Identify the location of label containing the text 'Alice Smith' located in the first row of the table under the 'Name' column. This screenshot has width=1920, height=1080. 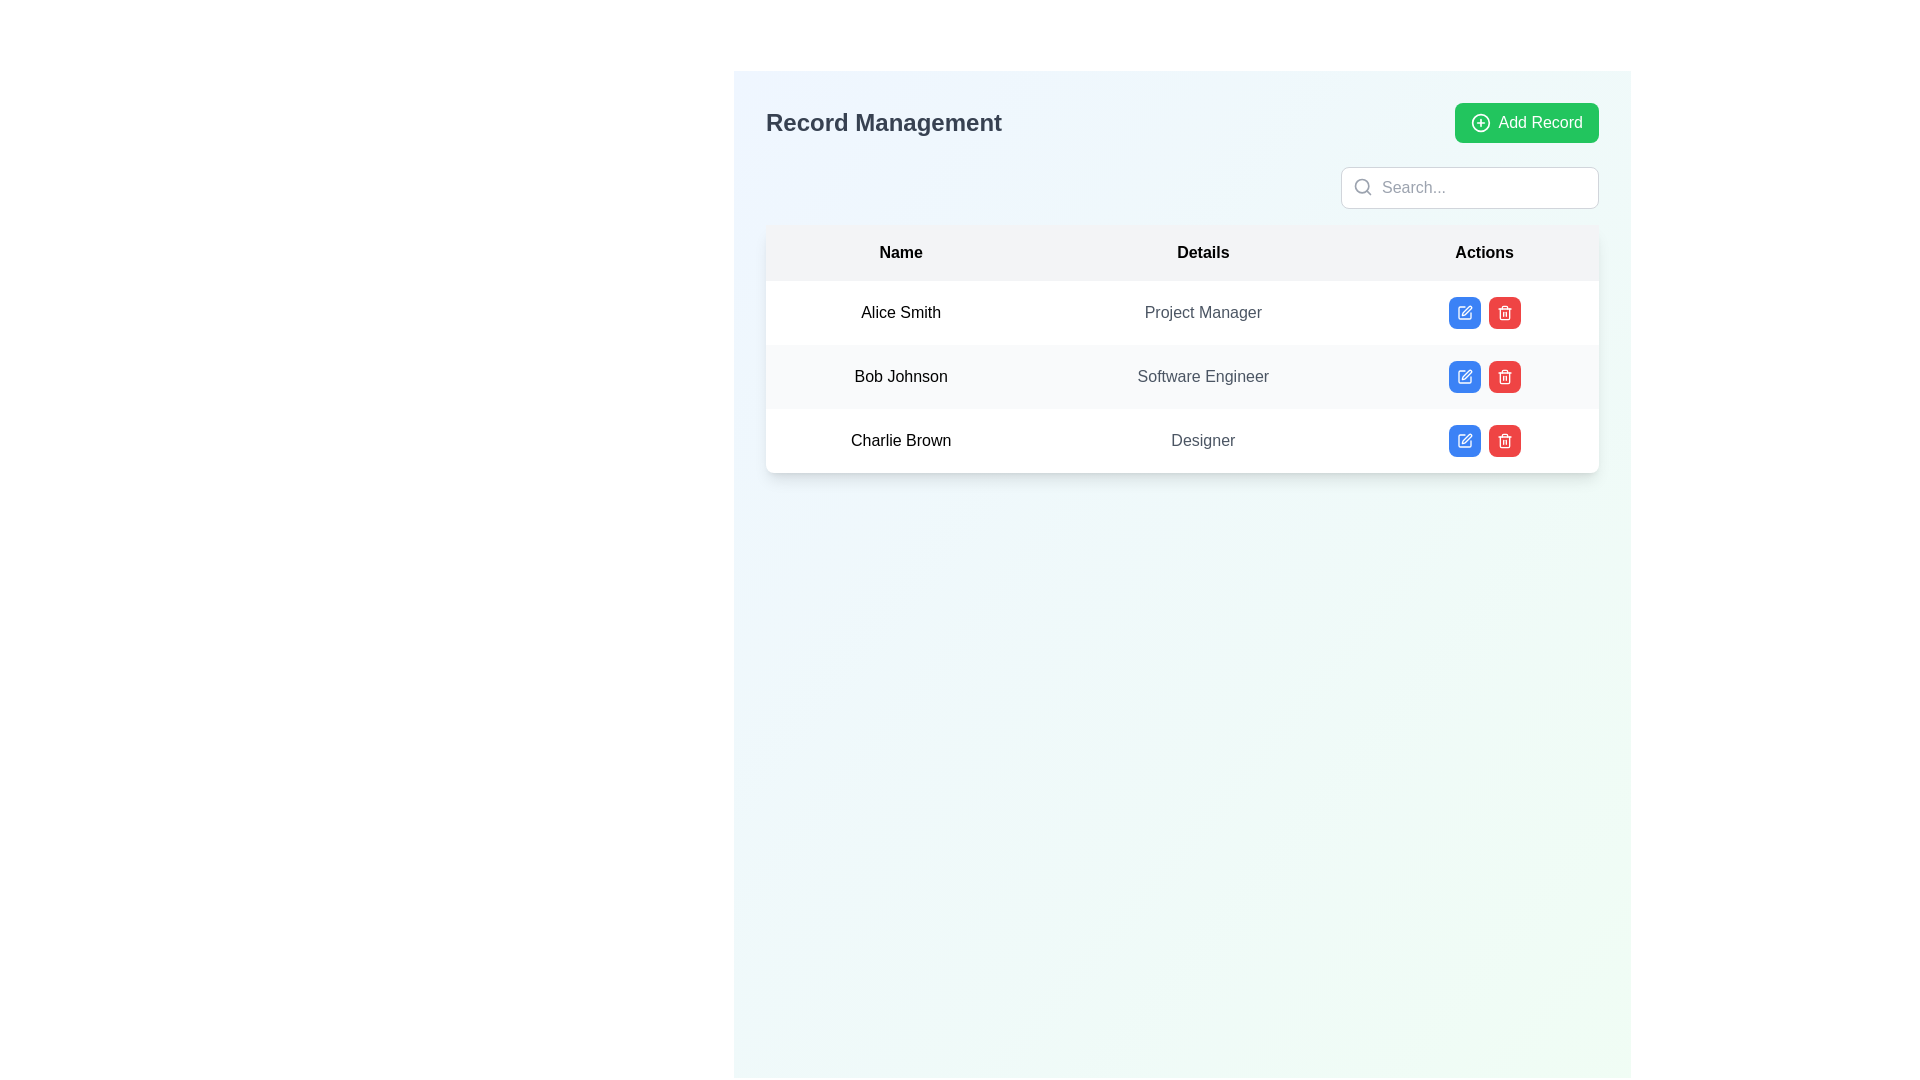
(900, 312).